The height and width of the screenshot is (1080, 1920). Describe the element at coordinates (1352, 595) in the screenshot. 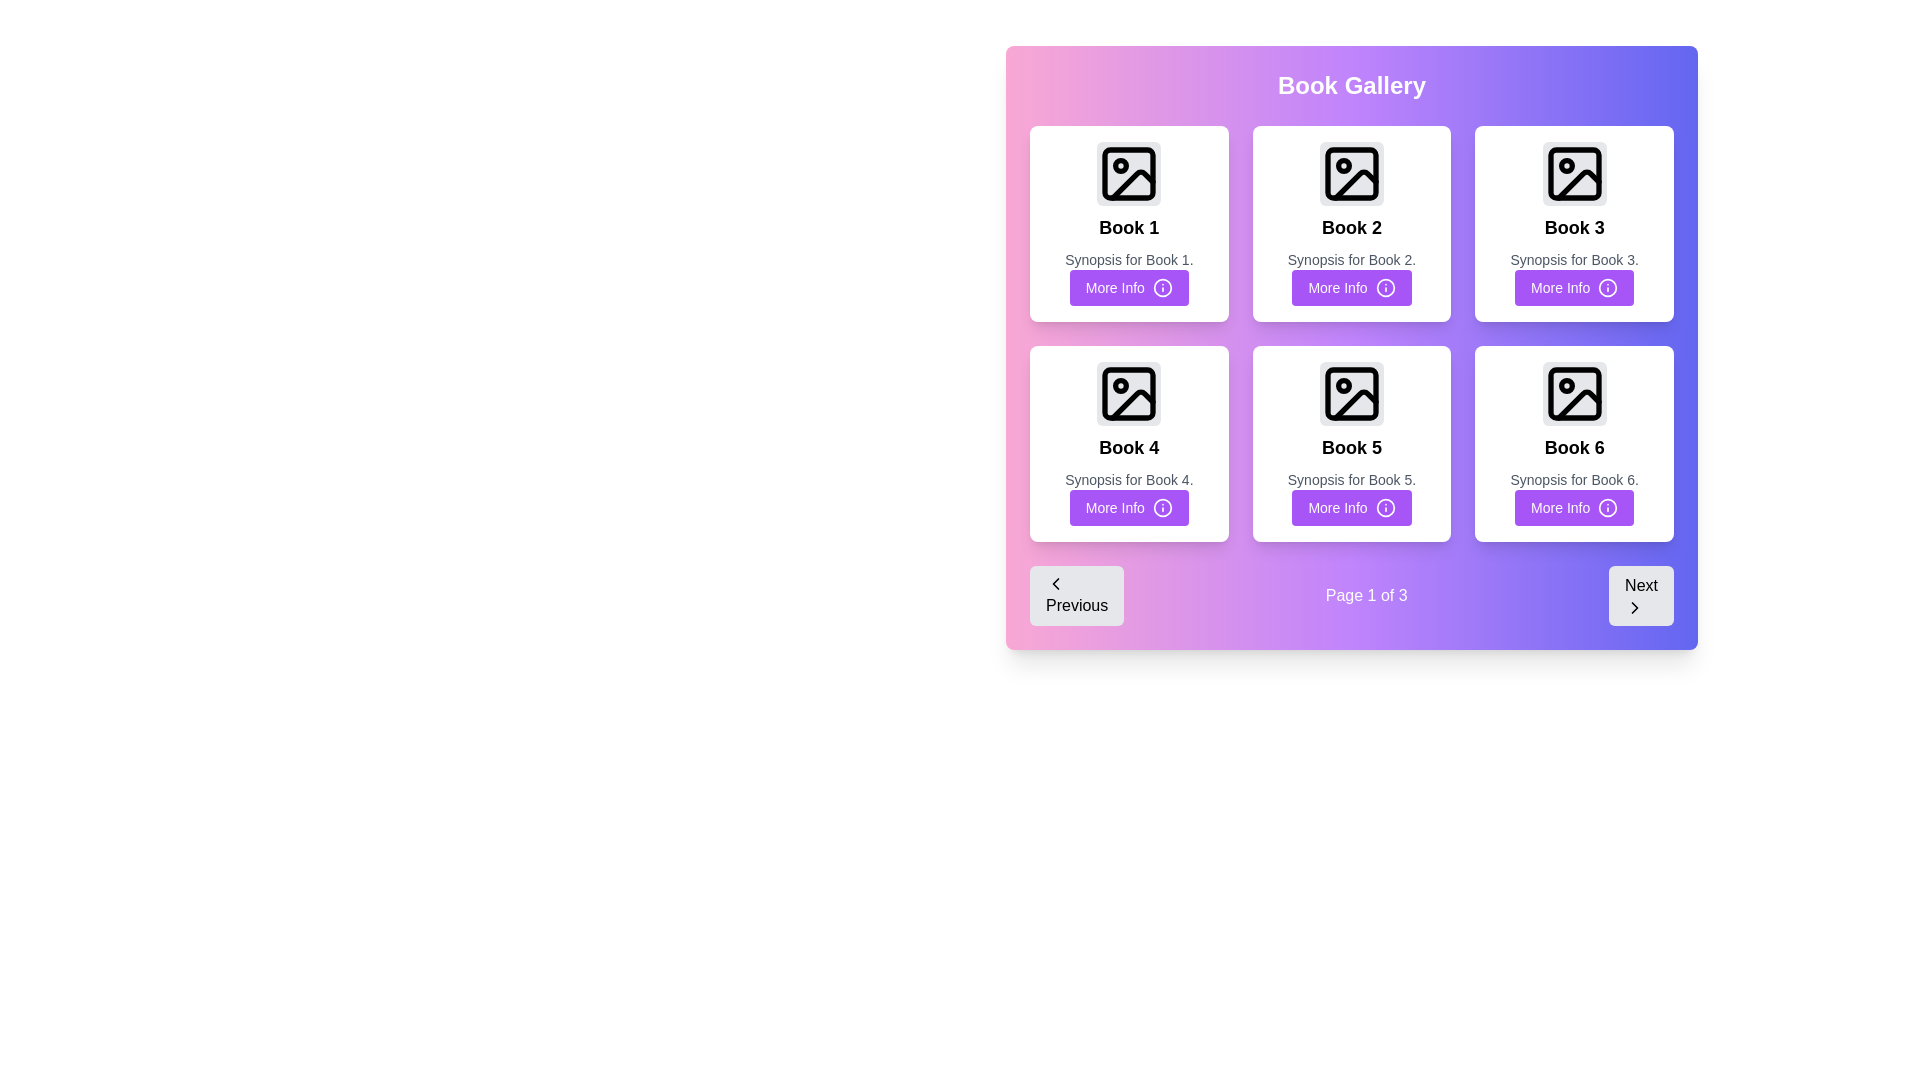

I see `page indicator text located in the center of the pagination bar, which shows 'Page 1 of 3'` at that location.